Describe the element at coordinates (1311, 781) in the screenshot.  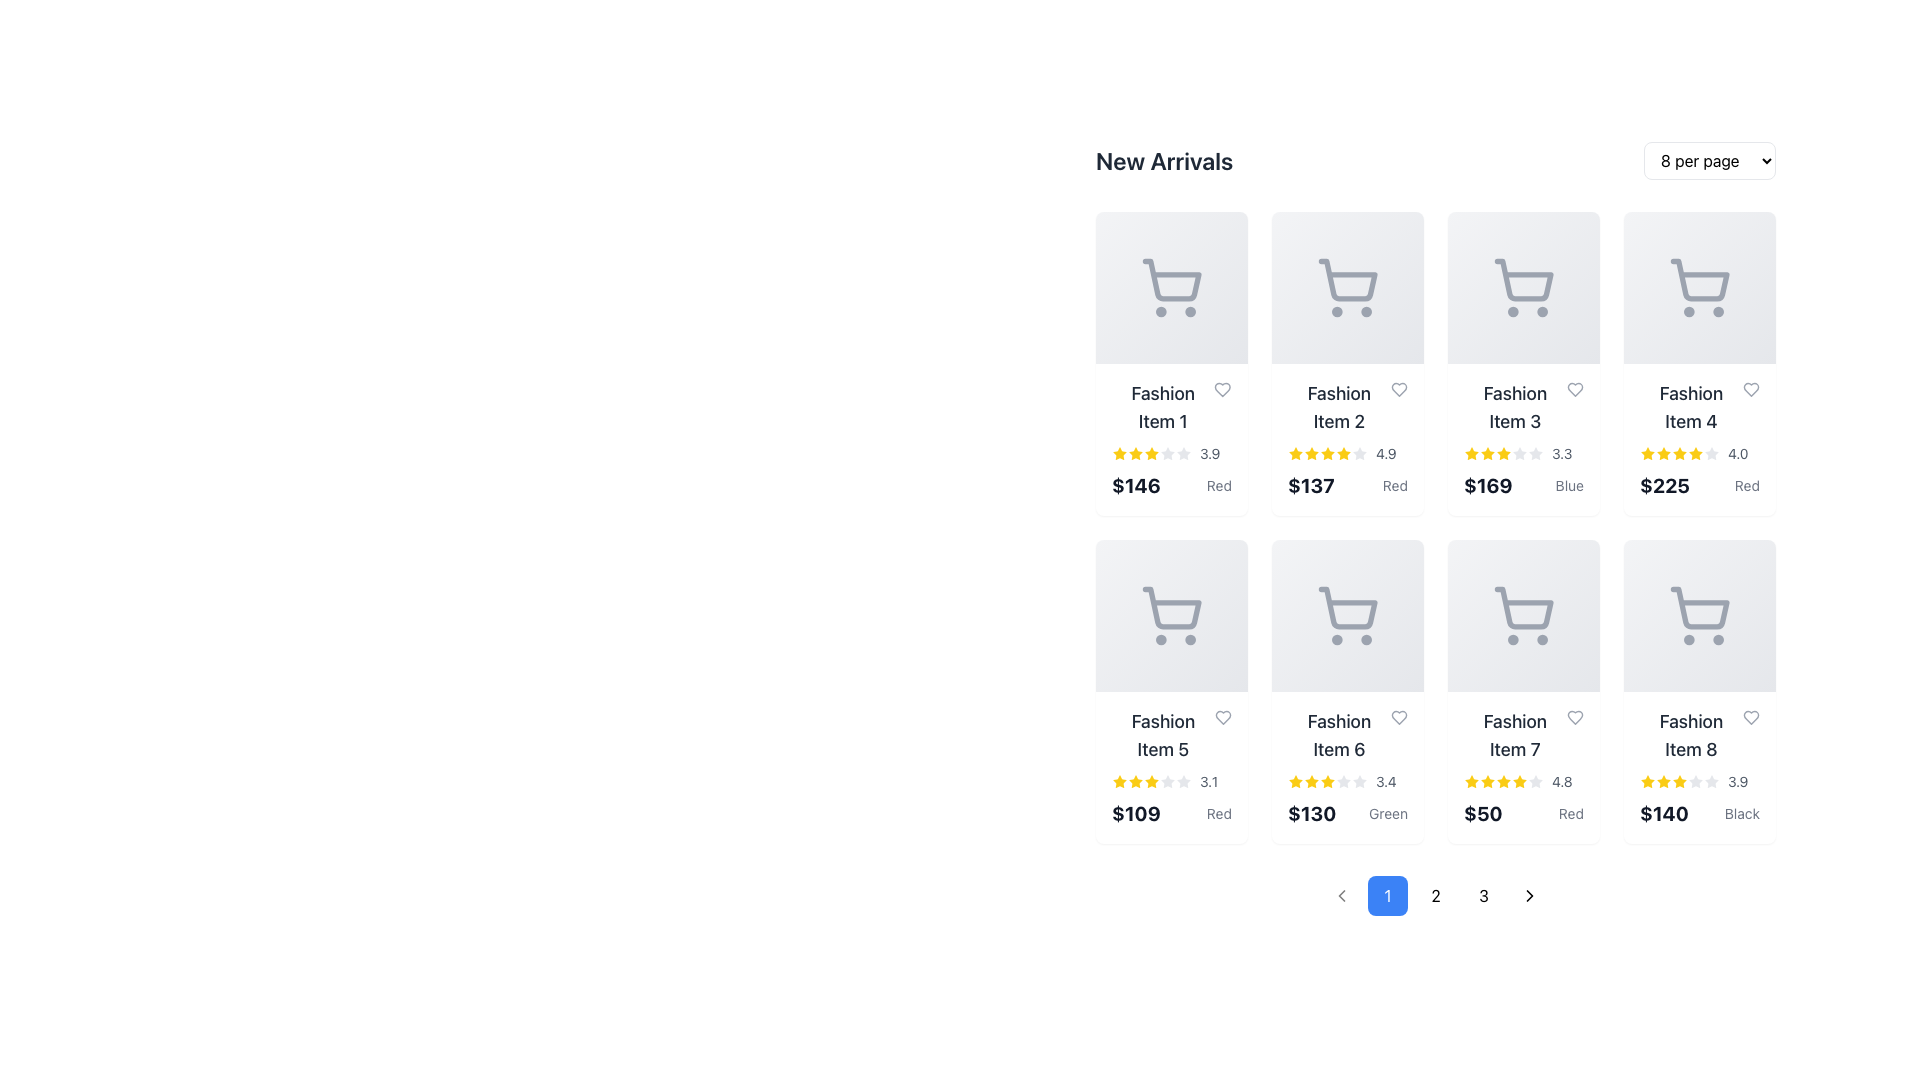
I see `the third star icon in the 5-star rating system for the 'Fashion Item 6' card located in the second row, second column of the grid layout` at that location.